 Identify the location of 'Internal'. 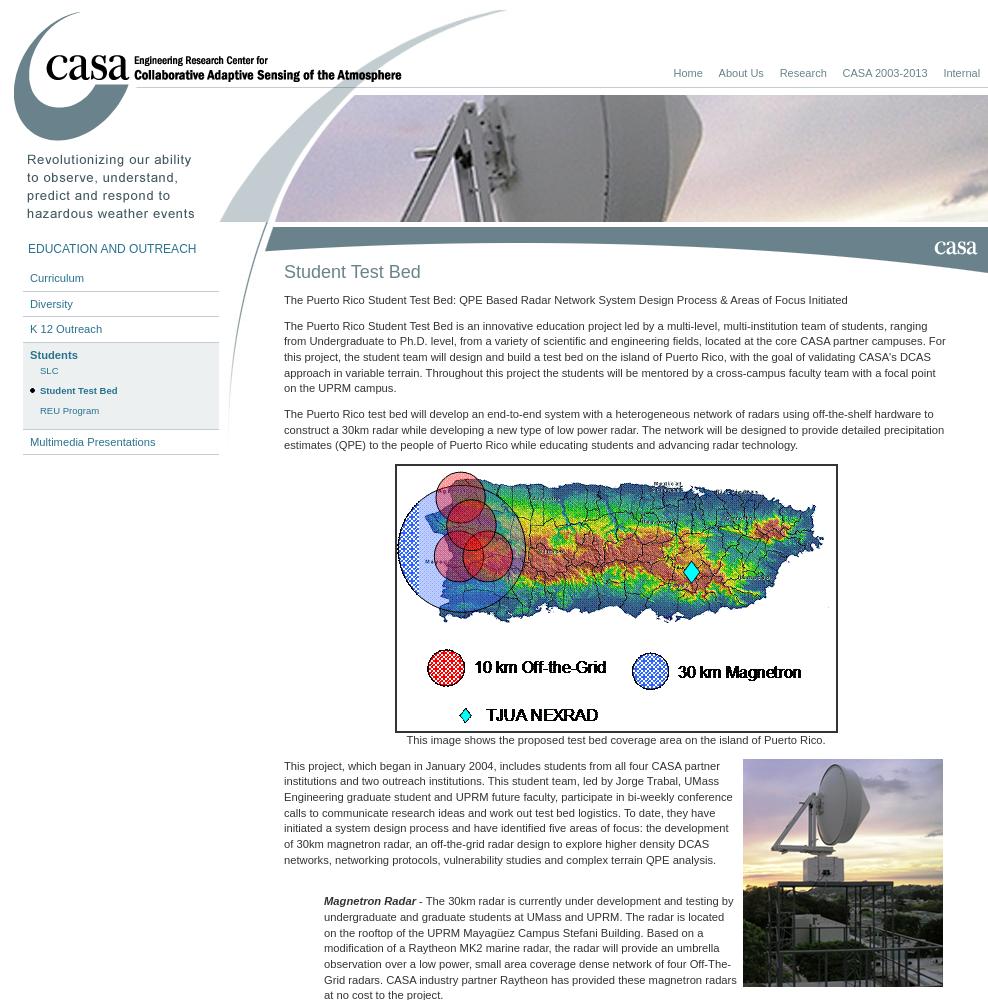
(961, 71).